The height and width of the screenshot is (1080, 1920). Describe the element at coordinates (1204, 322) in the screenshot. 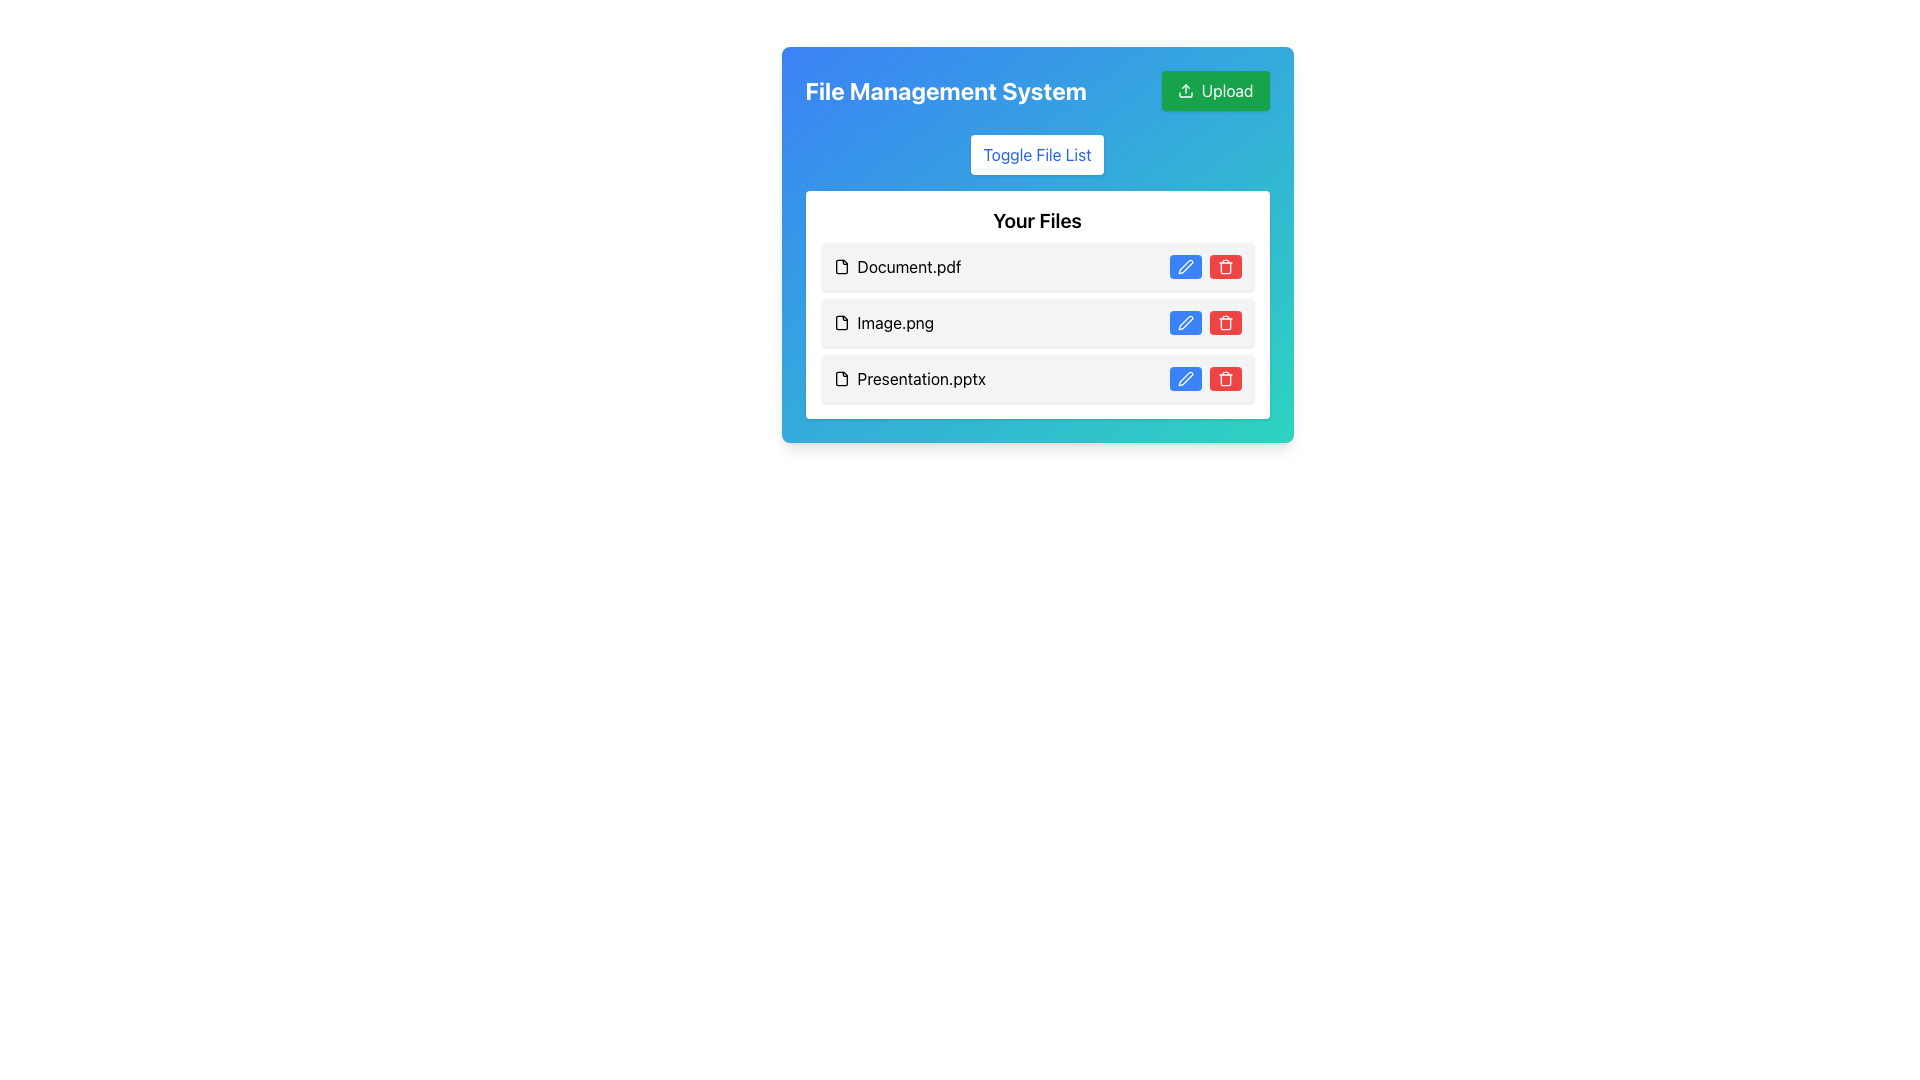

I see `the blue button in the grouped buttons for editing, located to the left of the red button in the file management interface for 'Image.png'` at that location.